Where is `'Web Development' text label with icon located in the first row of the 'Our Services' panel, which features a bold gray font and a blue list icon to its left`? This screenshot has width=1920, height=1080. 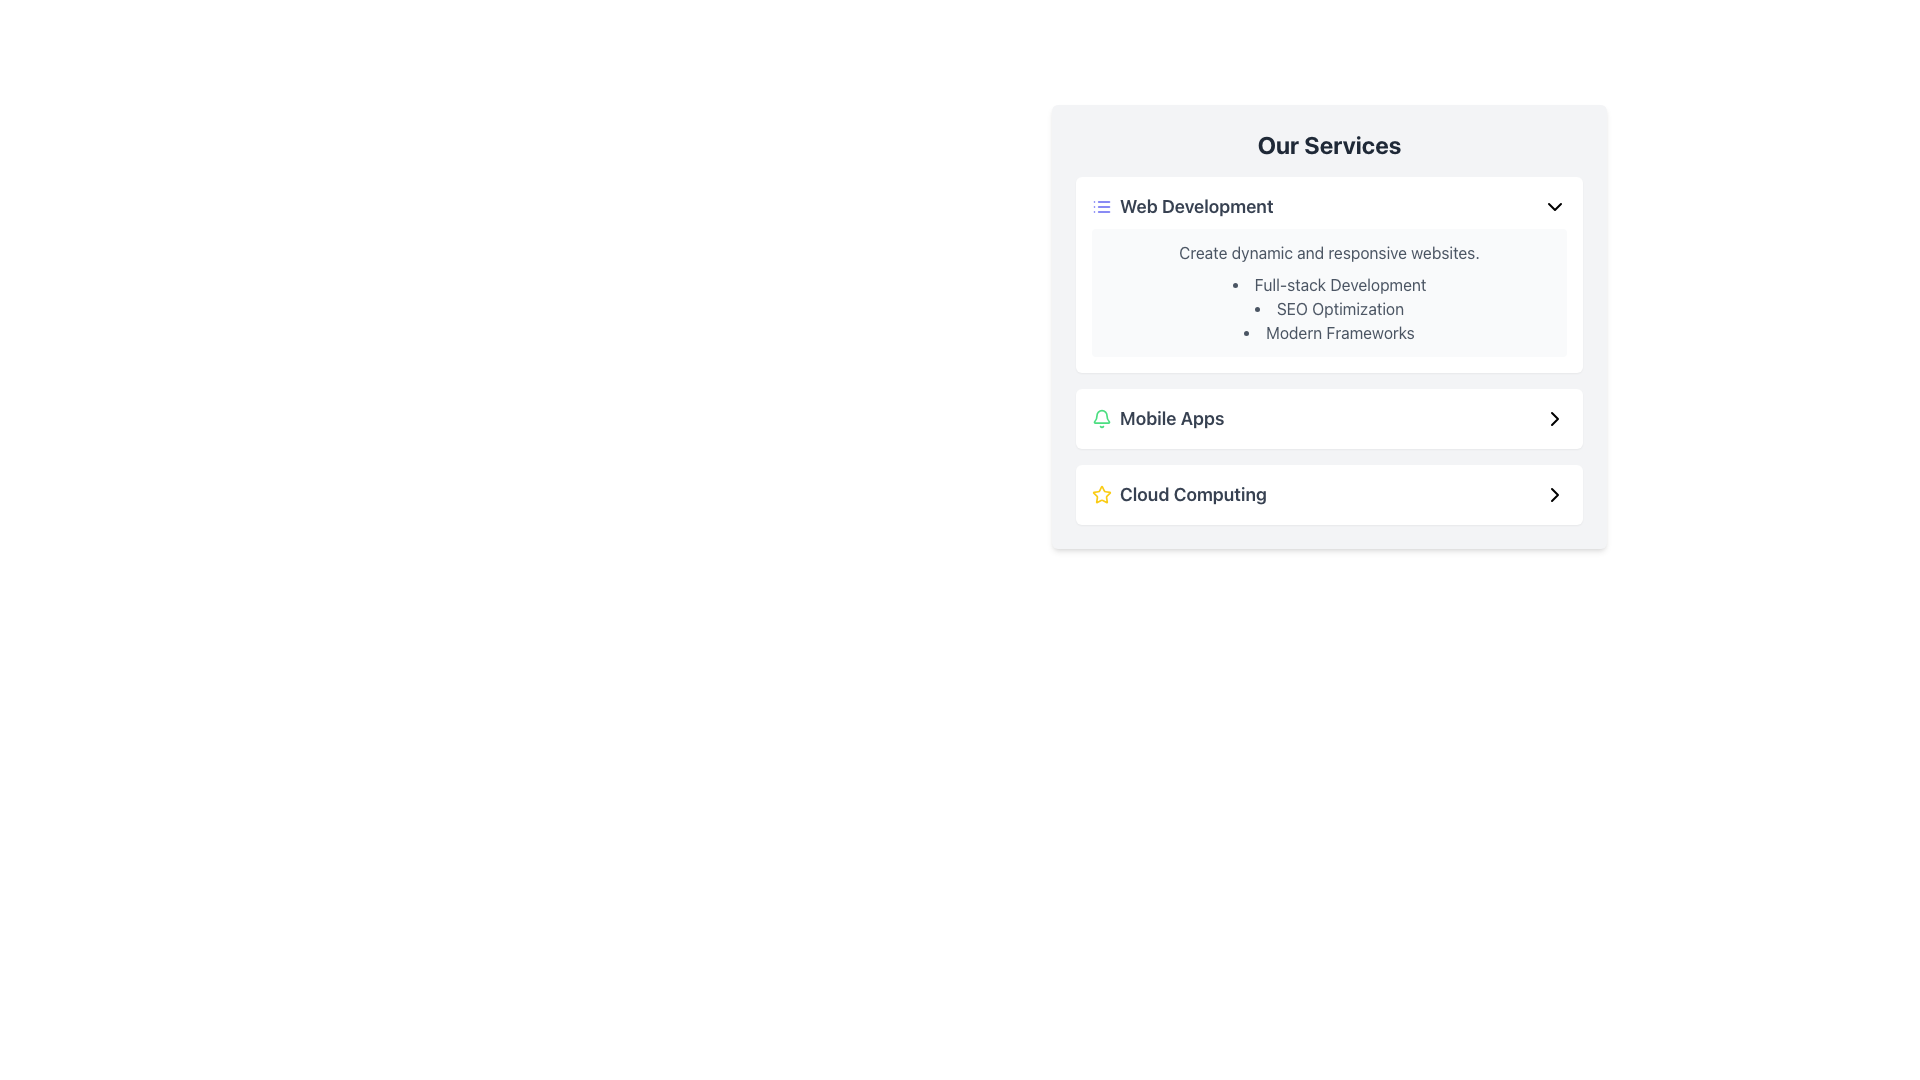 'Web Development' text label with icon located in the first row of the 'Our Services' panel, which features a bold gray font and a blue list icon to its left is located at coordinates (1182, 207).